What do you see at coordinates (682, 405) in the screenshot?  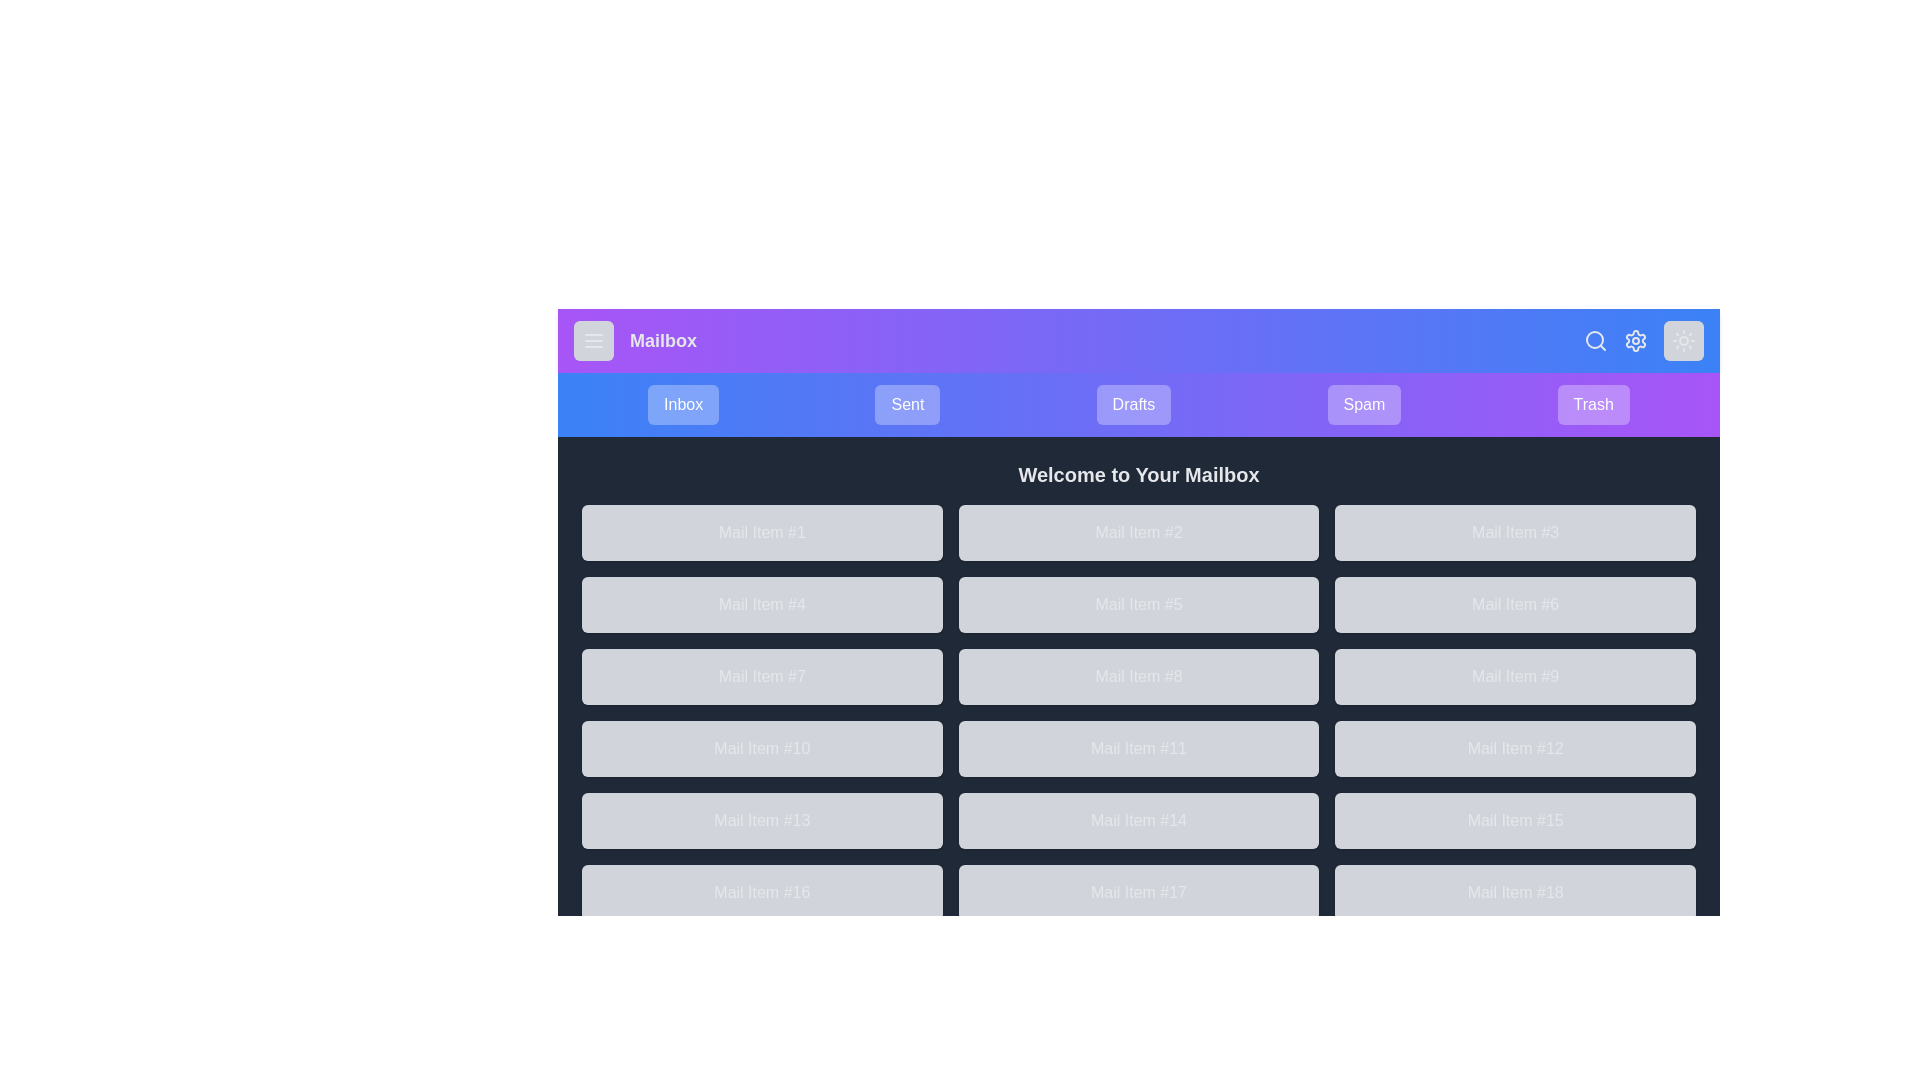 I see `the navigation or action element Inbox` at bounding box center [682, 405].